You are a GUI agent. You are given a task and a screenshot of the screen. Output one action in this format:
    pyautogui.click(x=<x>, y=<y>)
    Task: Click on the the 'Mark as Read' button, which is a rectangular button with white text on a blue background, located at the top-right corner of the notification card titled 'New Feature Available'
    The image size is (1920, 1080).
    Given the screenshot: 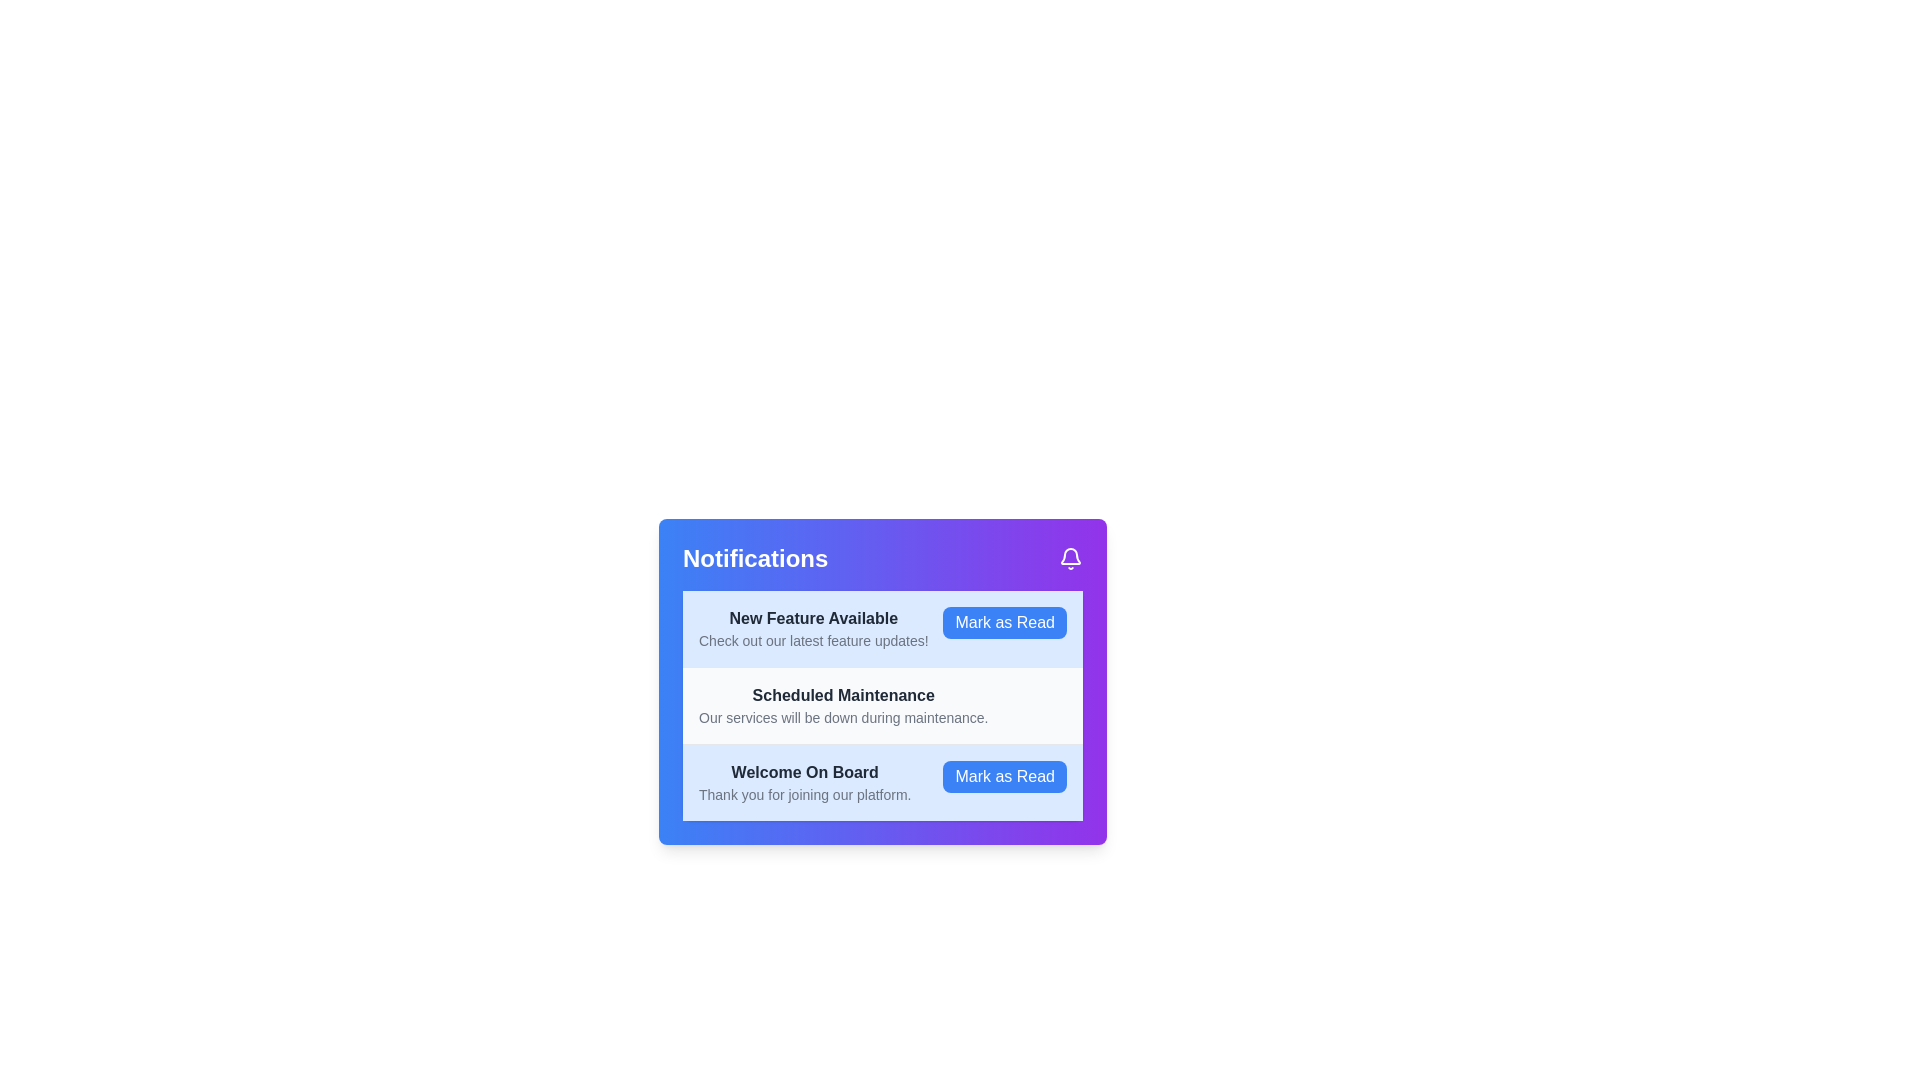 What is the action you would take?
    pyautogui.click(x=1005, y=622)
    